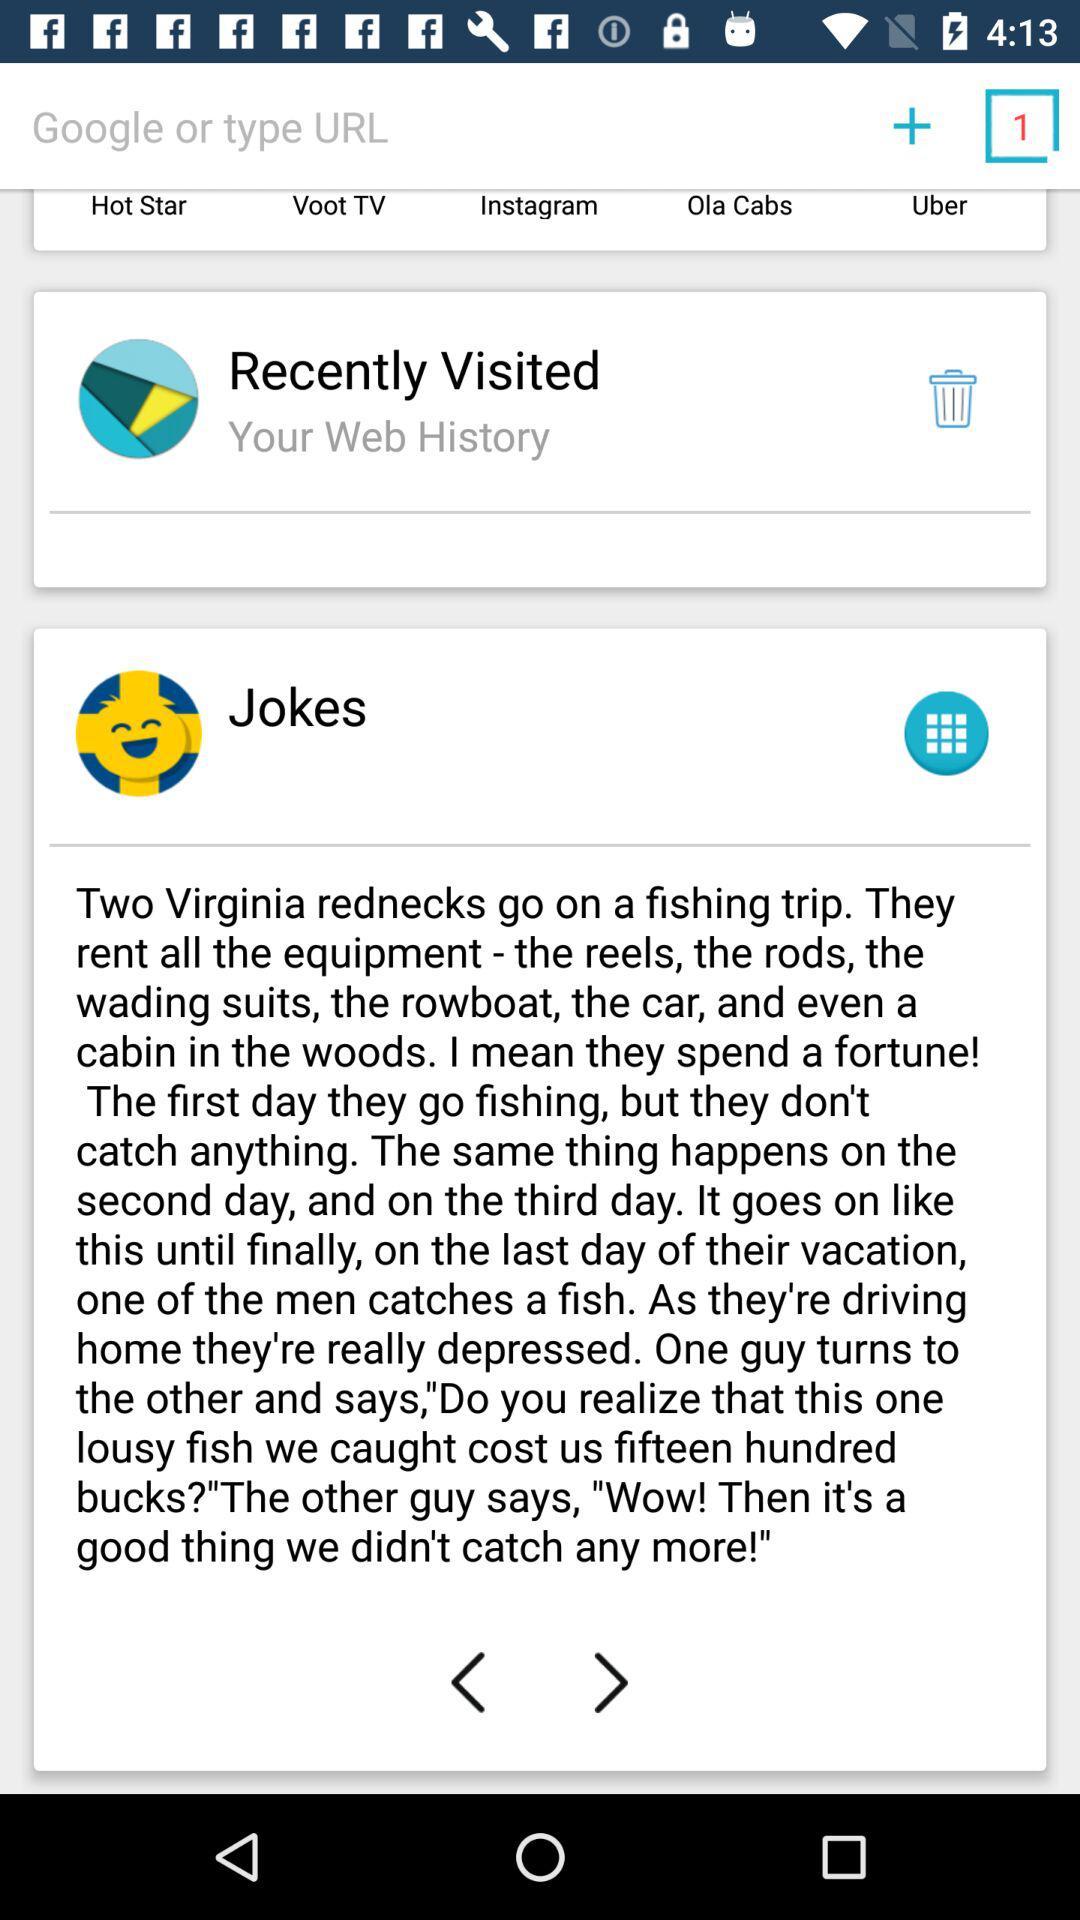 The image size is (1080, 1920). What do you see at coordinates (540, 555) in the screenshot?
I see `icon above the jokes item` at bounding box center [540, 555].